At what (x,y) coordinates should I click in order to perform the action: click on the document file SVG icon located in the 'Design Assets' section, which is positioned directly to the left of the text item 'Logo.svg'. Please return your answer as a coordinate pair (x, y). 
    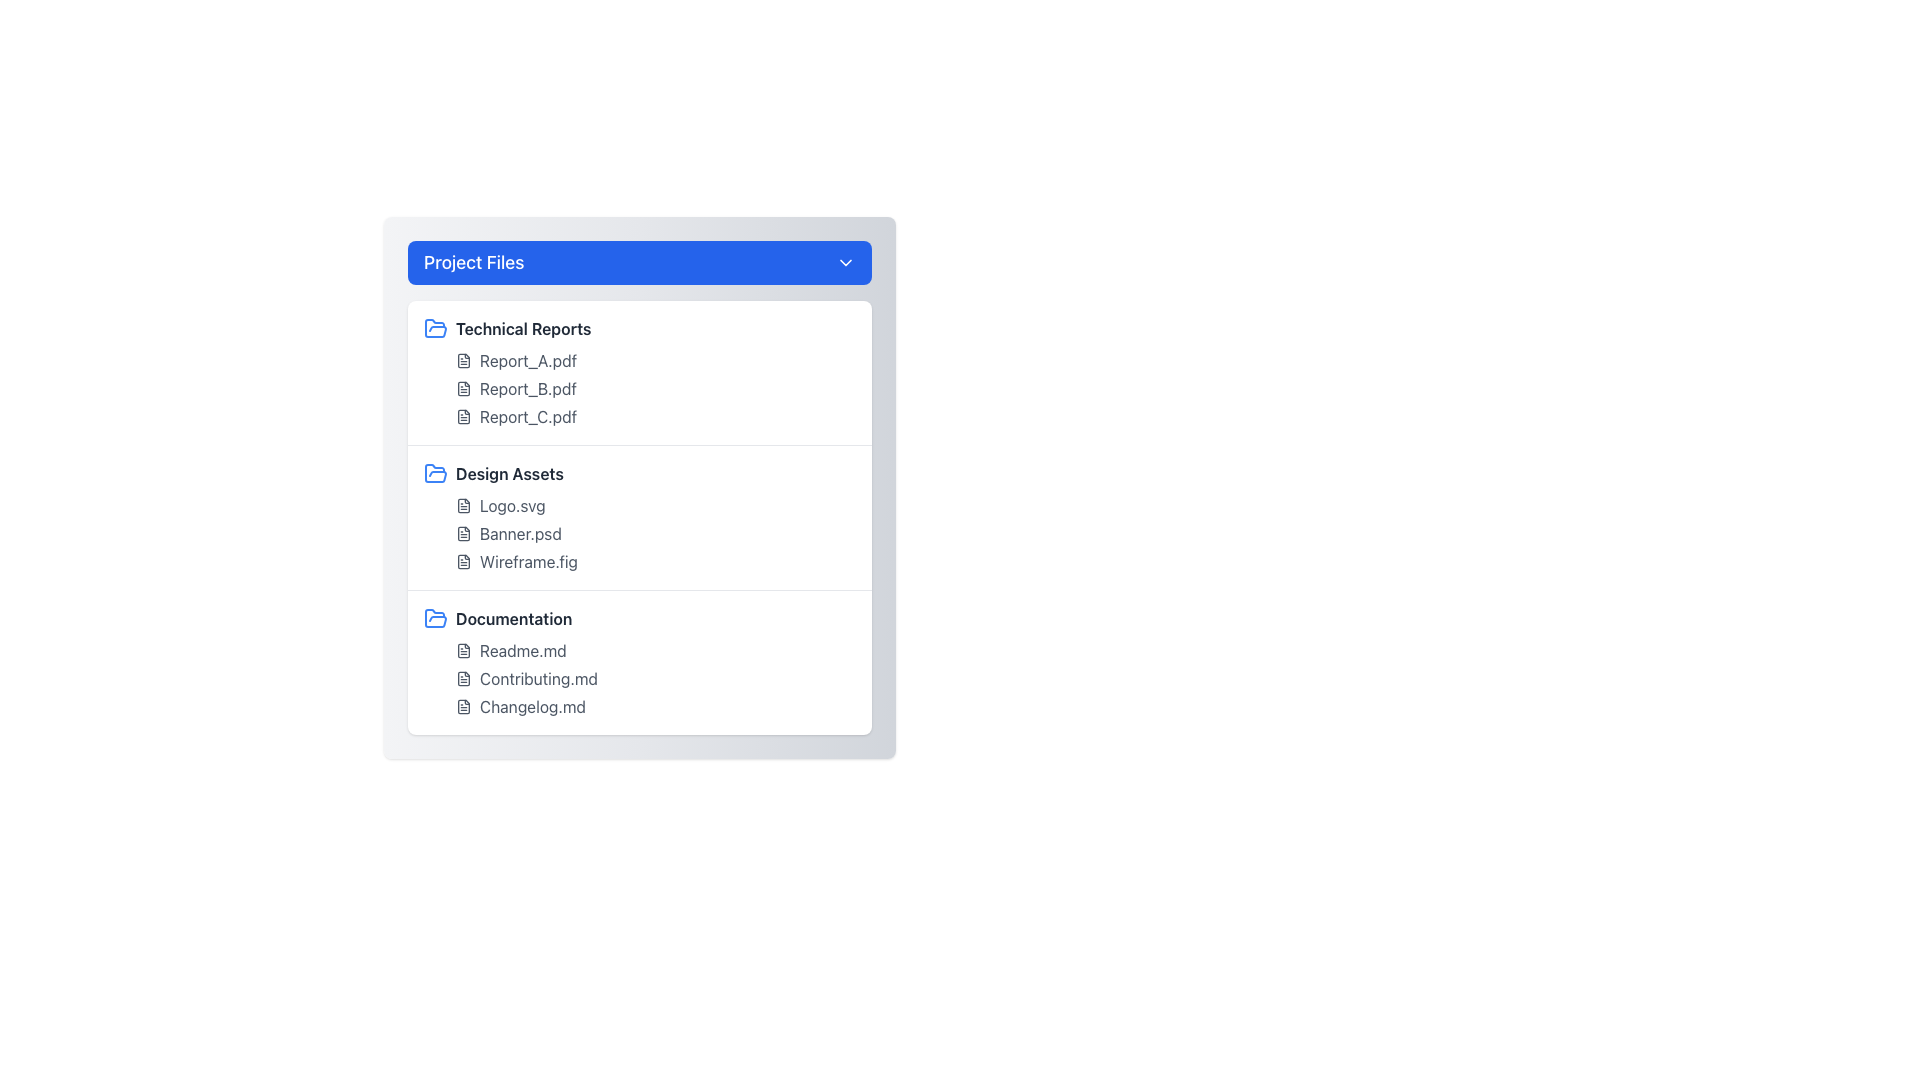
    Looking at the image, I should click on (463, 504).